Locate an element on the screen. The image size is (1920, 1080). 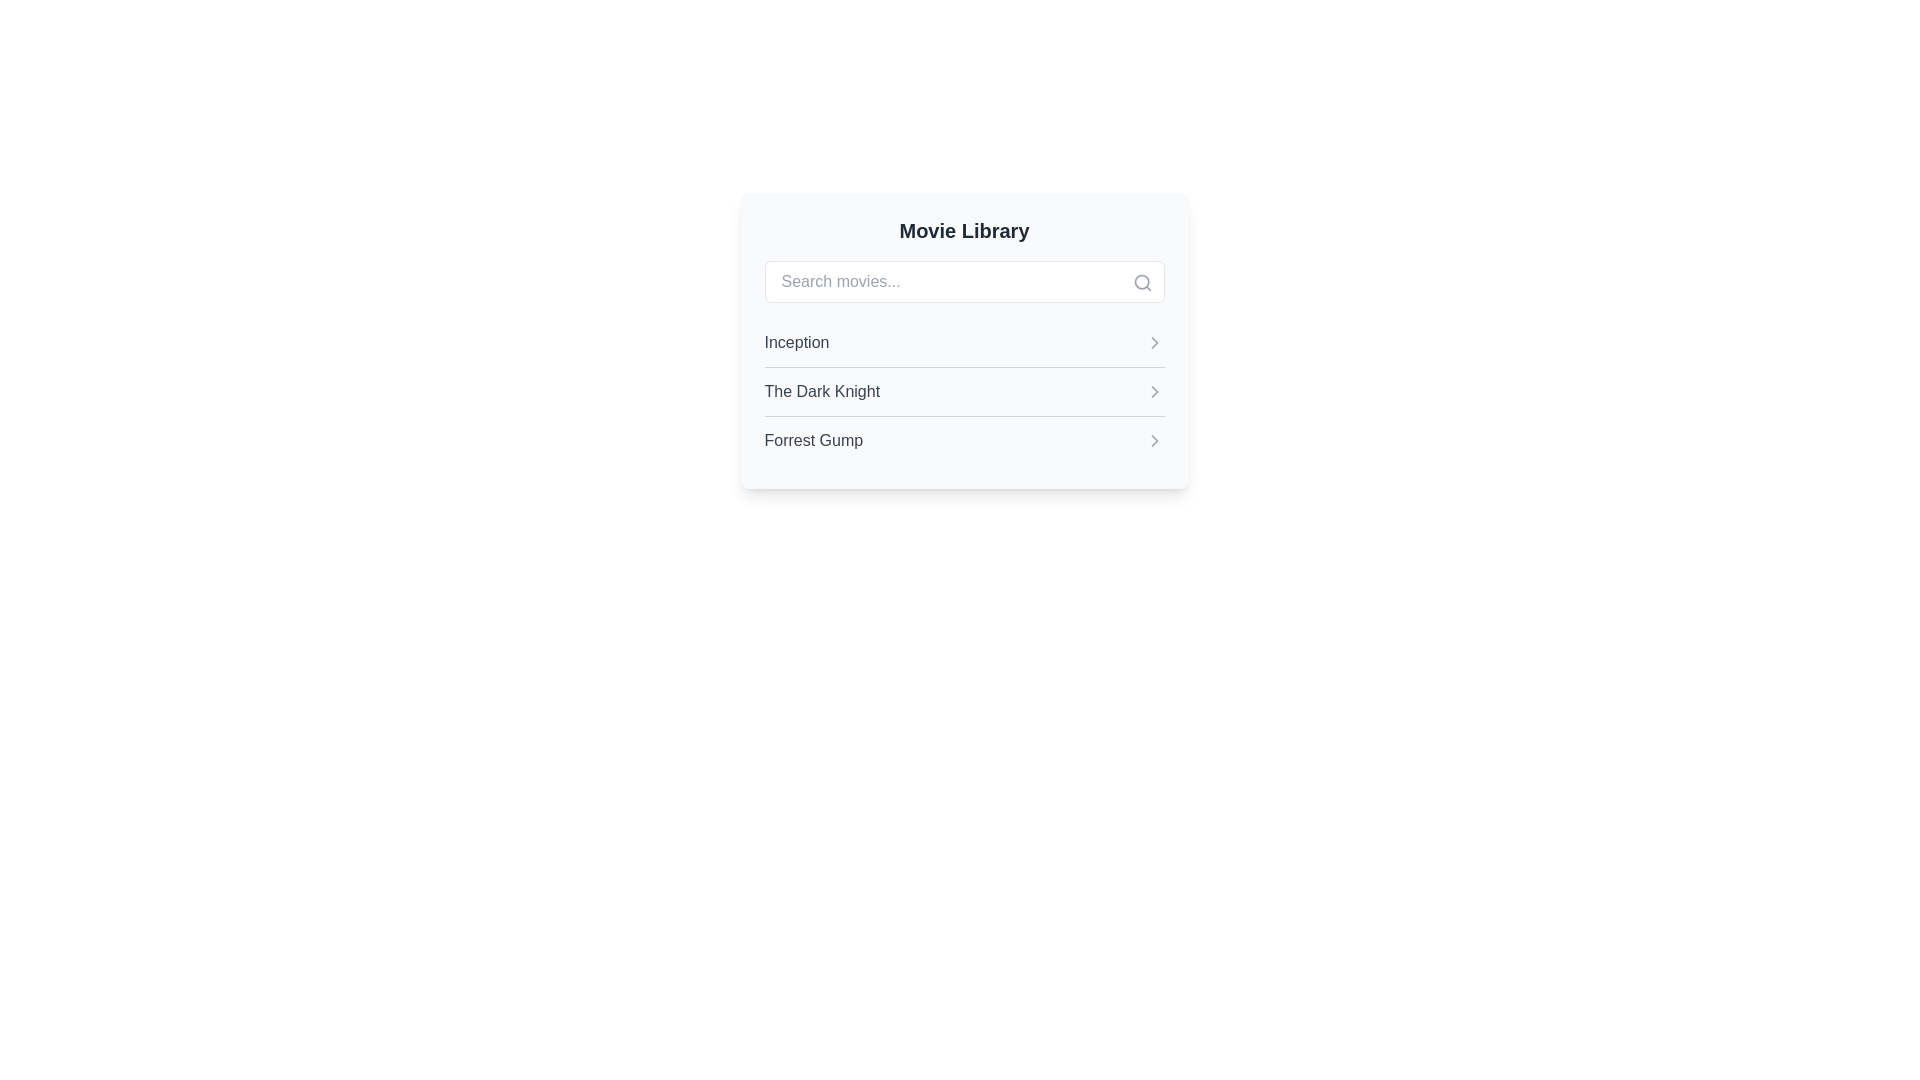
the circular icon part of the search bar in the 'Movie Library' UI module, which resembles a magnifying glass's lens is located at coordinates (1141, 282).